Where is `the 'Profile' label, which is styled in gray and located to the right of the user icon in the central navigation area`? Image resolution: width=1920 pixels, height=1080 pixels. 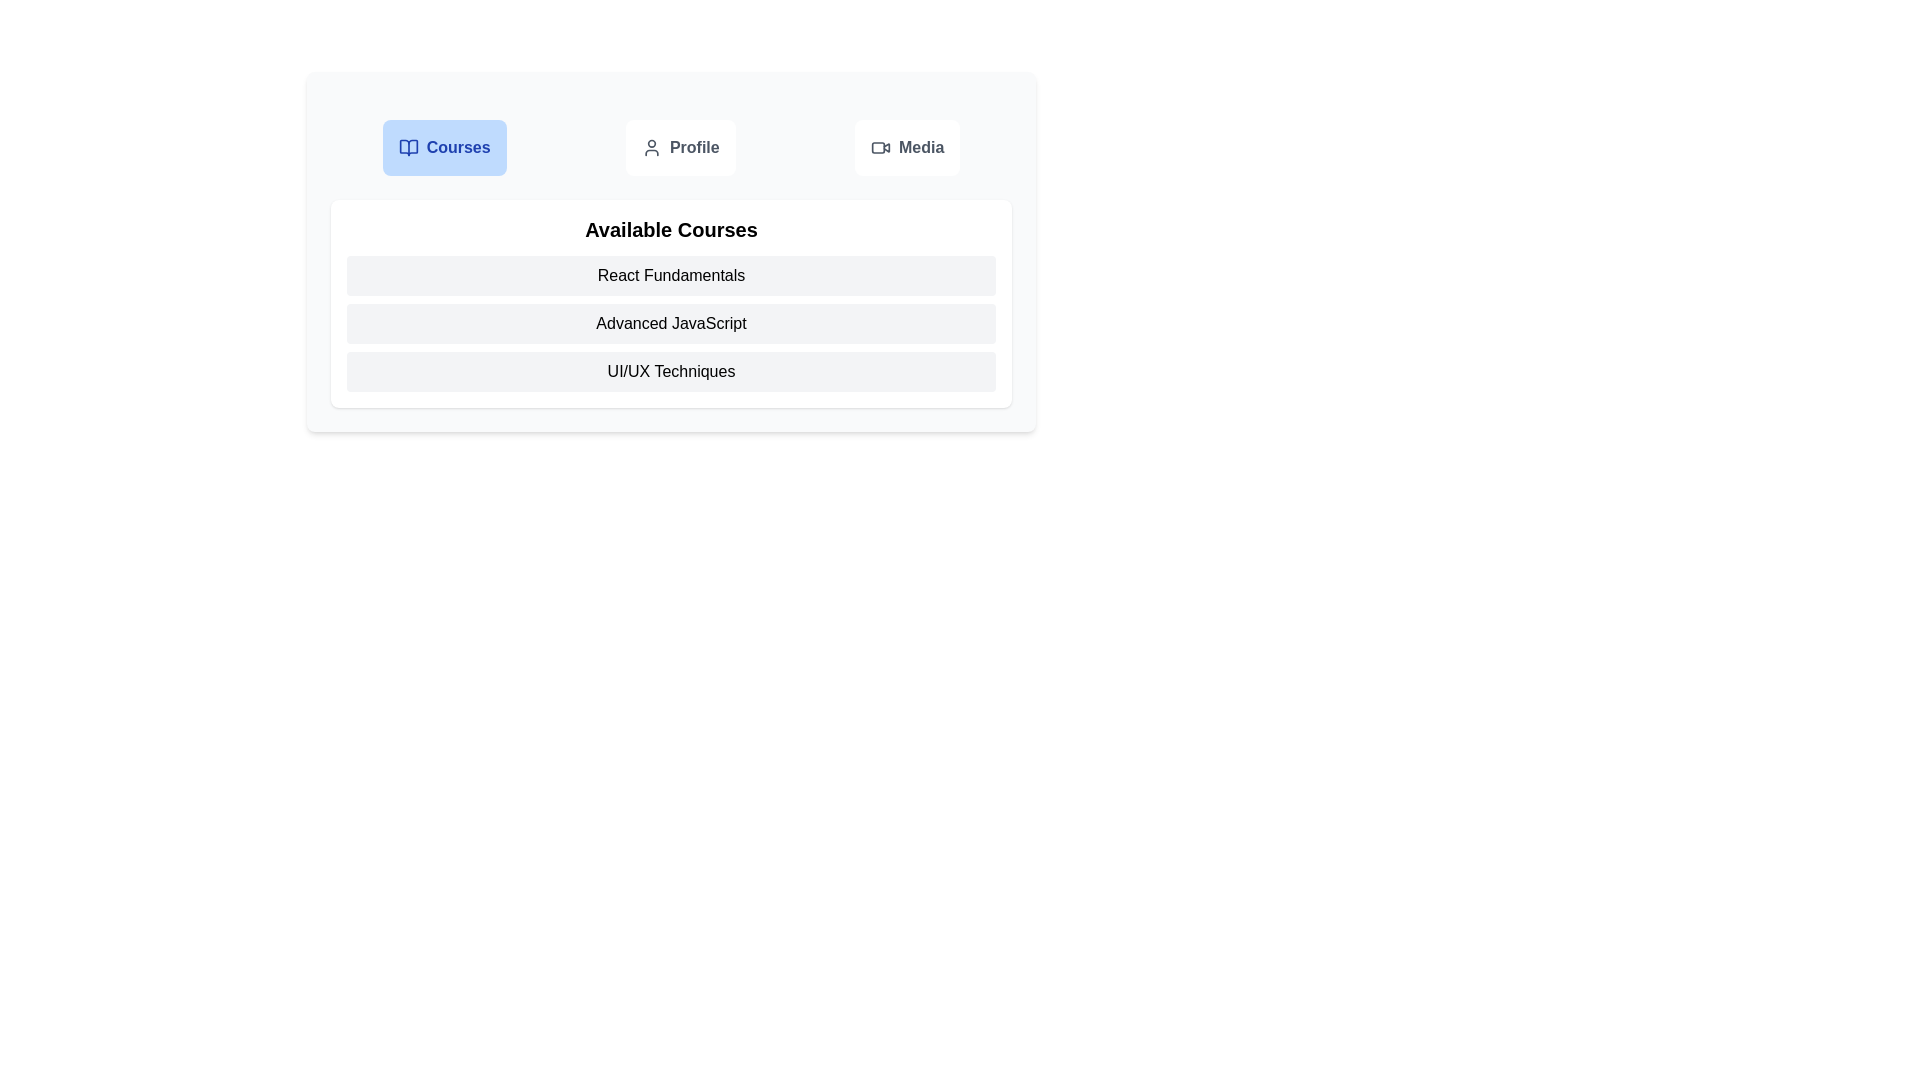
the 'Profile' label, which is styled in gray and located to the right of the user icon in the central navigation area is located at coordinates (694, 146).